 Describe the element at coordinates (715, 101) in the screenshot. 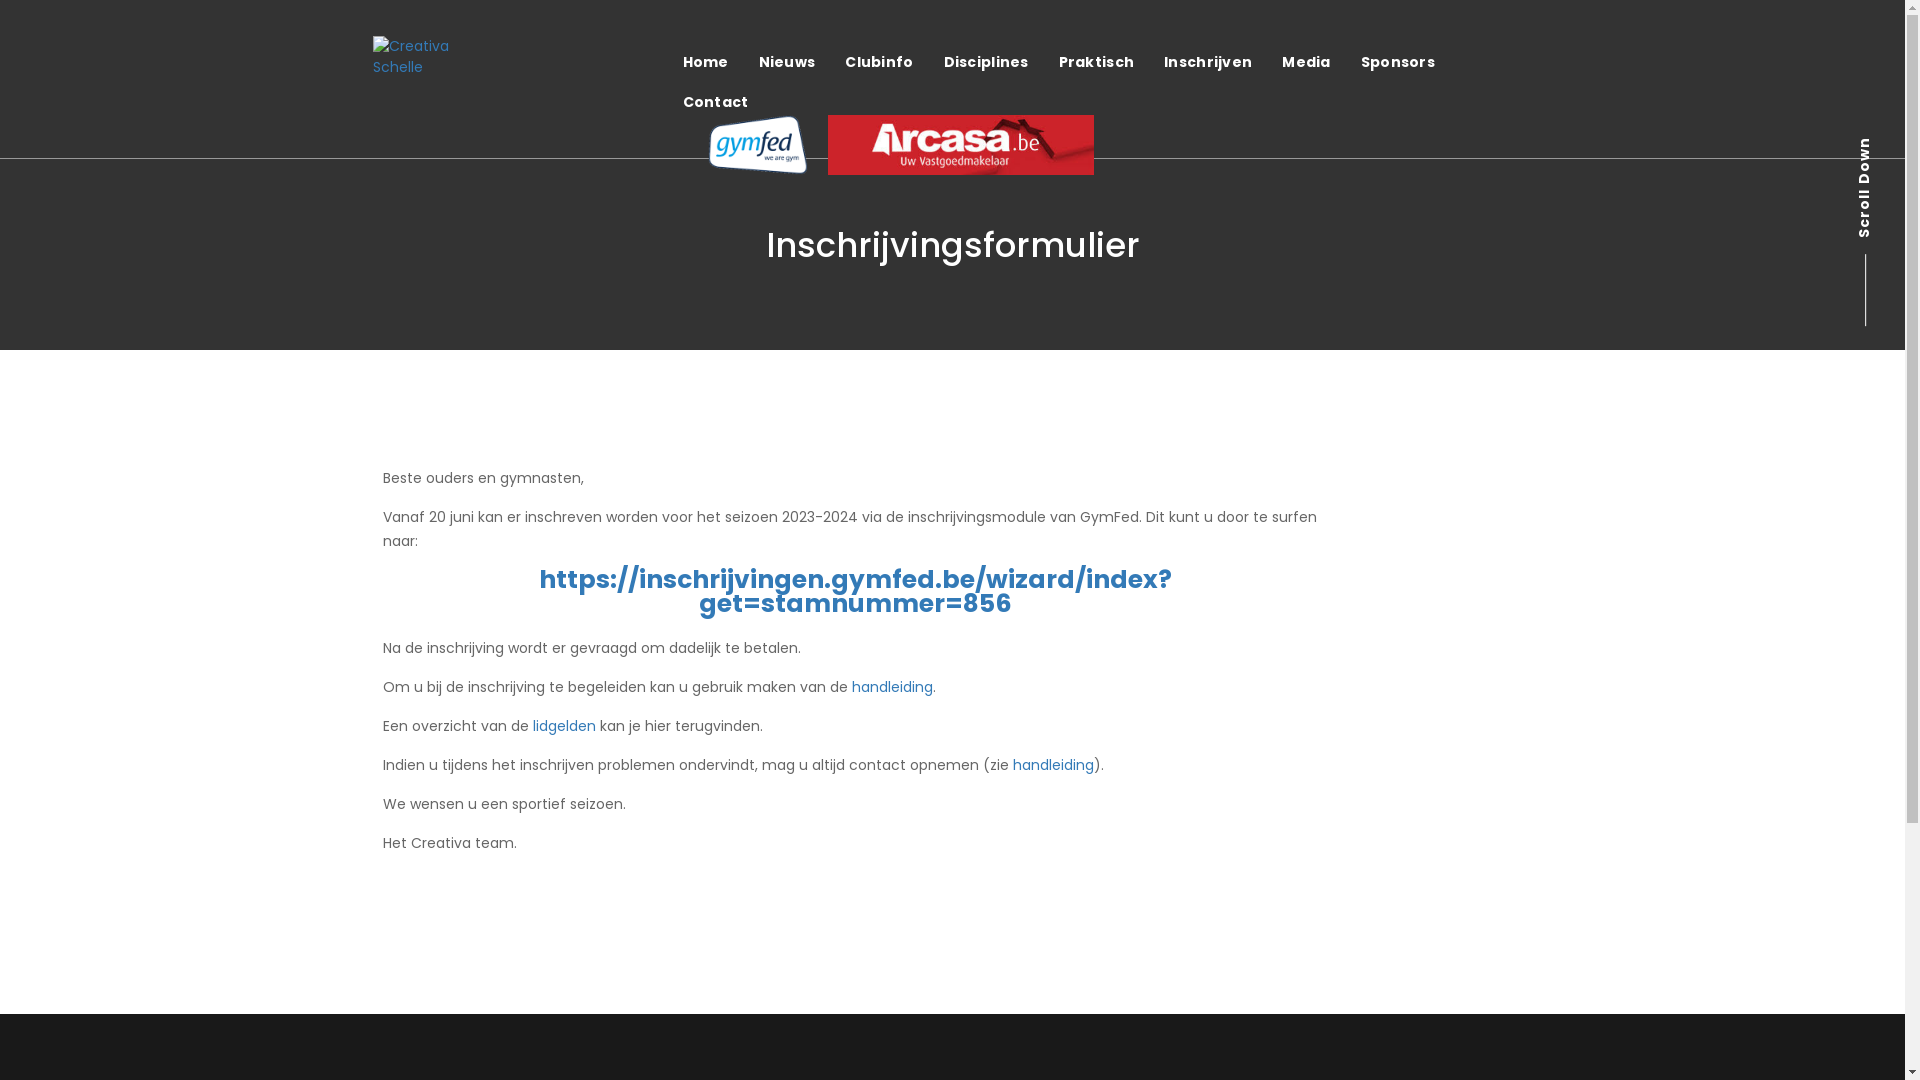

I see `'Contact'` at that location.